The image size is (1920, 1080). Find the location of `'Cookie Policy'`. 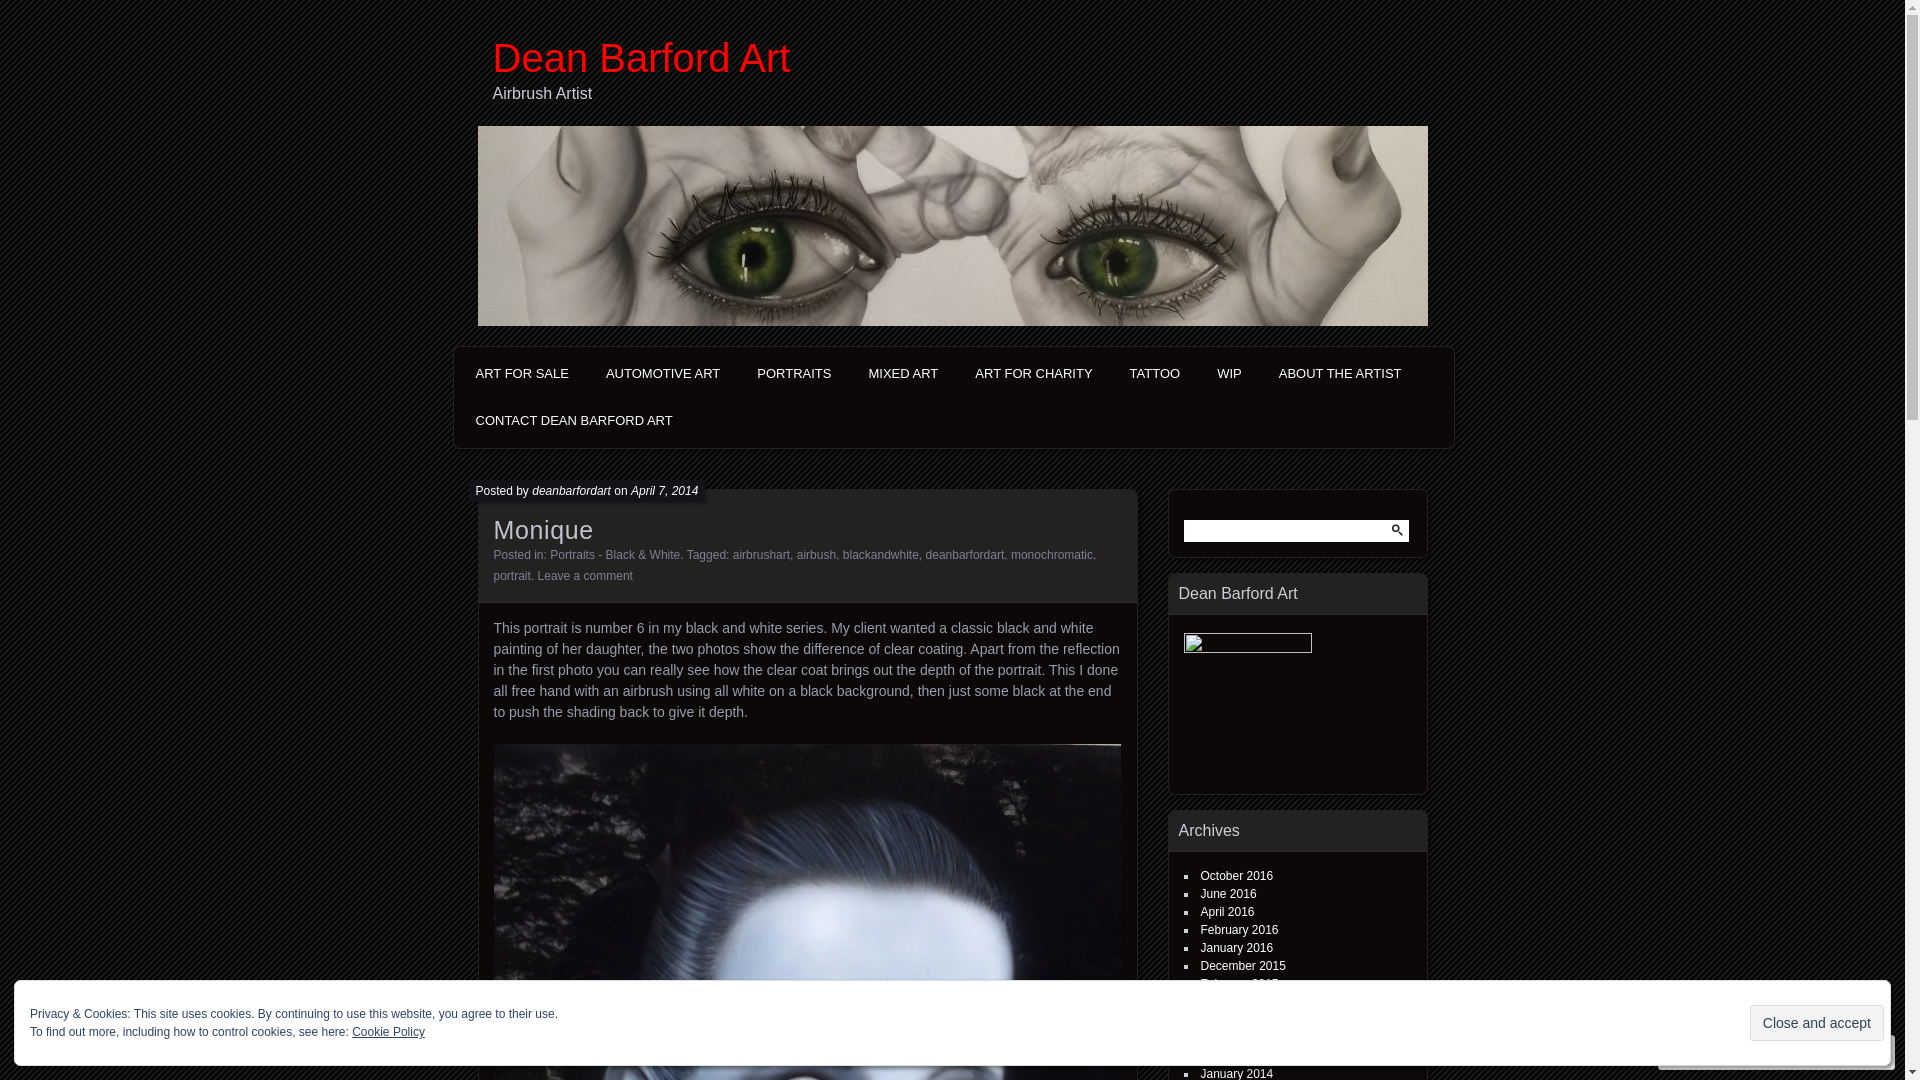

'Cookie Policy' is located at coordinates (388, 1032).